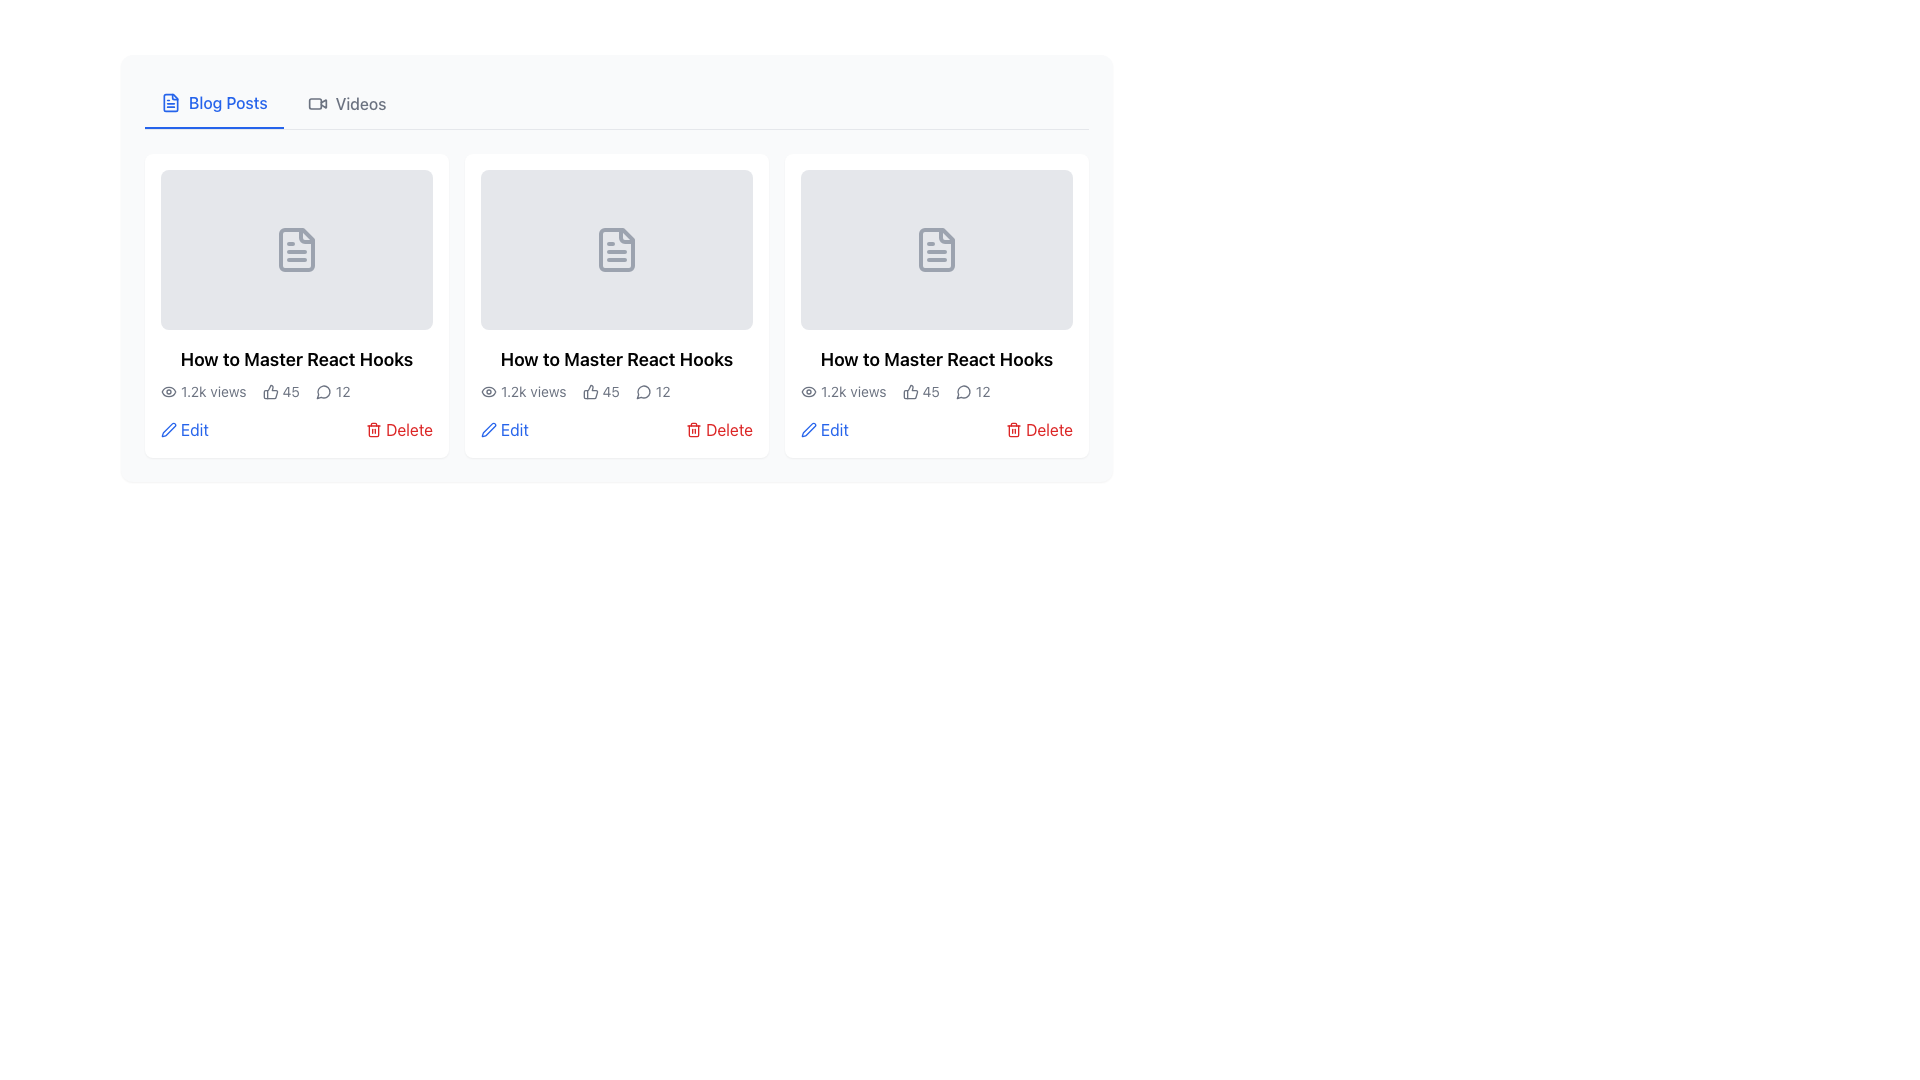 This screenshot has width=1920, height=1080. Describe the element at coordinates (809, 428) in the screenshot. I see `the 'Edit' icon located within the second blog card in the middle column of the three-column layout to gather information about its functionality` at that location.